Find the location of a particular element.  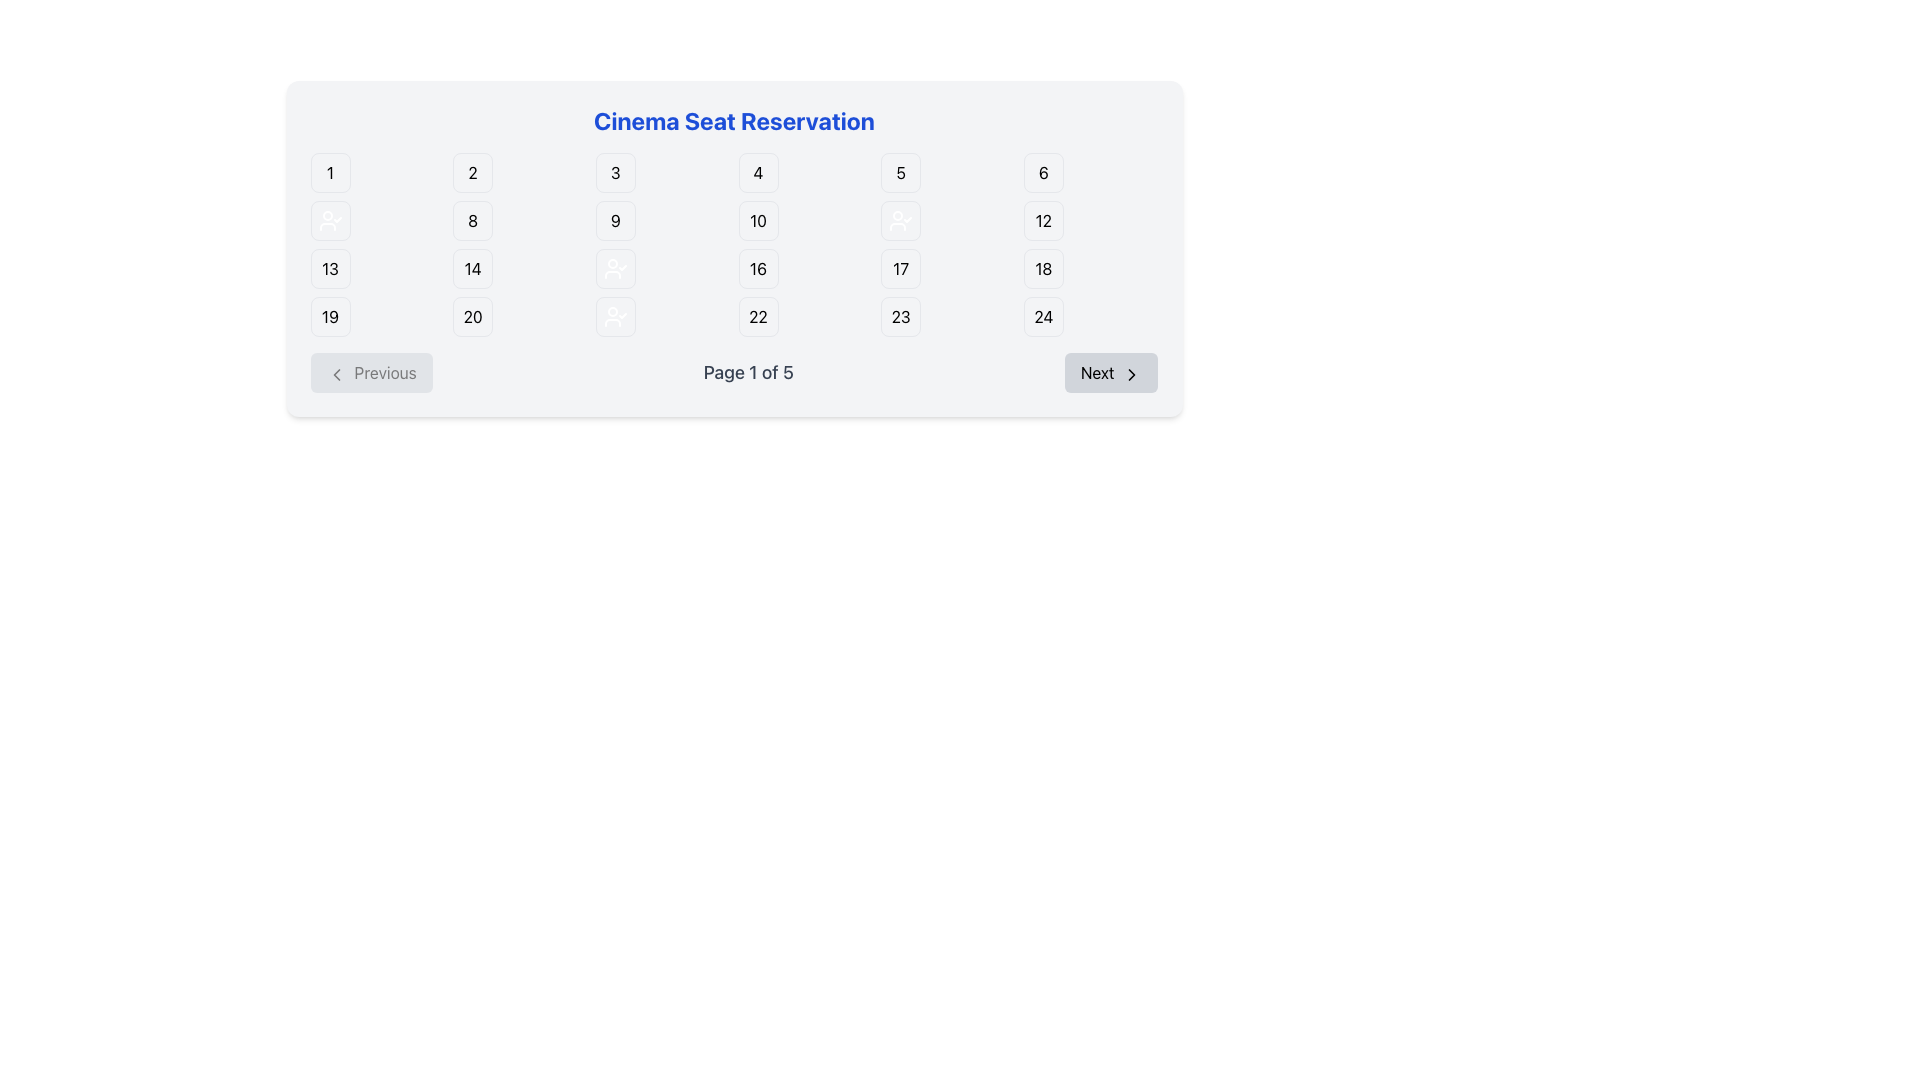

seat number displayed on the Grid Item Button, which is a square button with the number '4' in black on a white background, located in the first row and fourth column of the grid is located at coordinates (757, 172).